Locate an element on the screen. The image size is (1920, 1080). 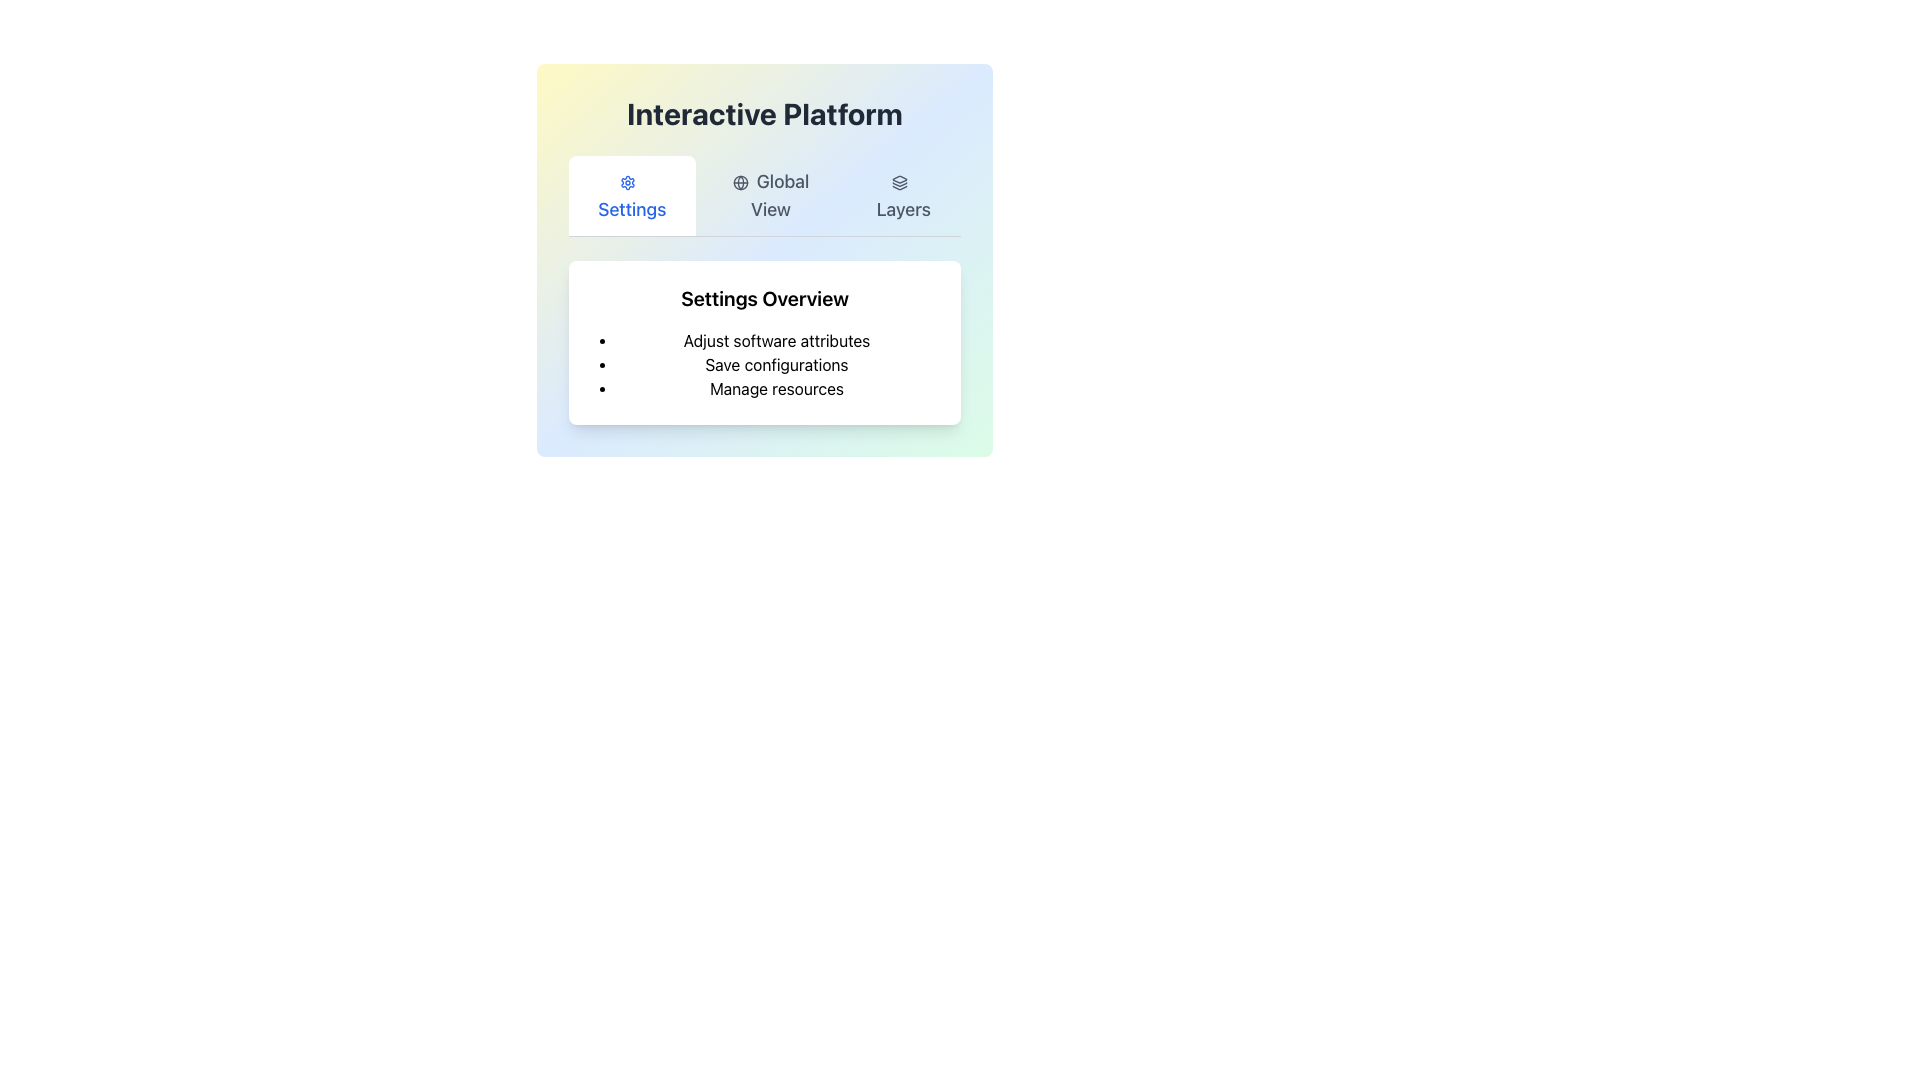
the 'Settings' button, which is a blue button with a gear icon above the text, positioned at the leftmost of three horizontal buttons in the upper section of the interface is located at coordinates (631, 196).